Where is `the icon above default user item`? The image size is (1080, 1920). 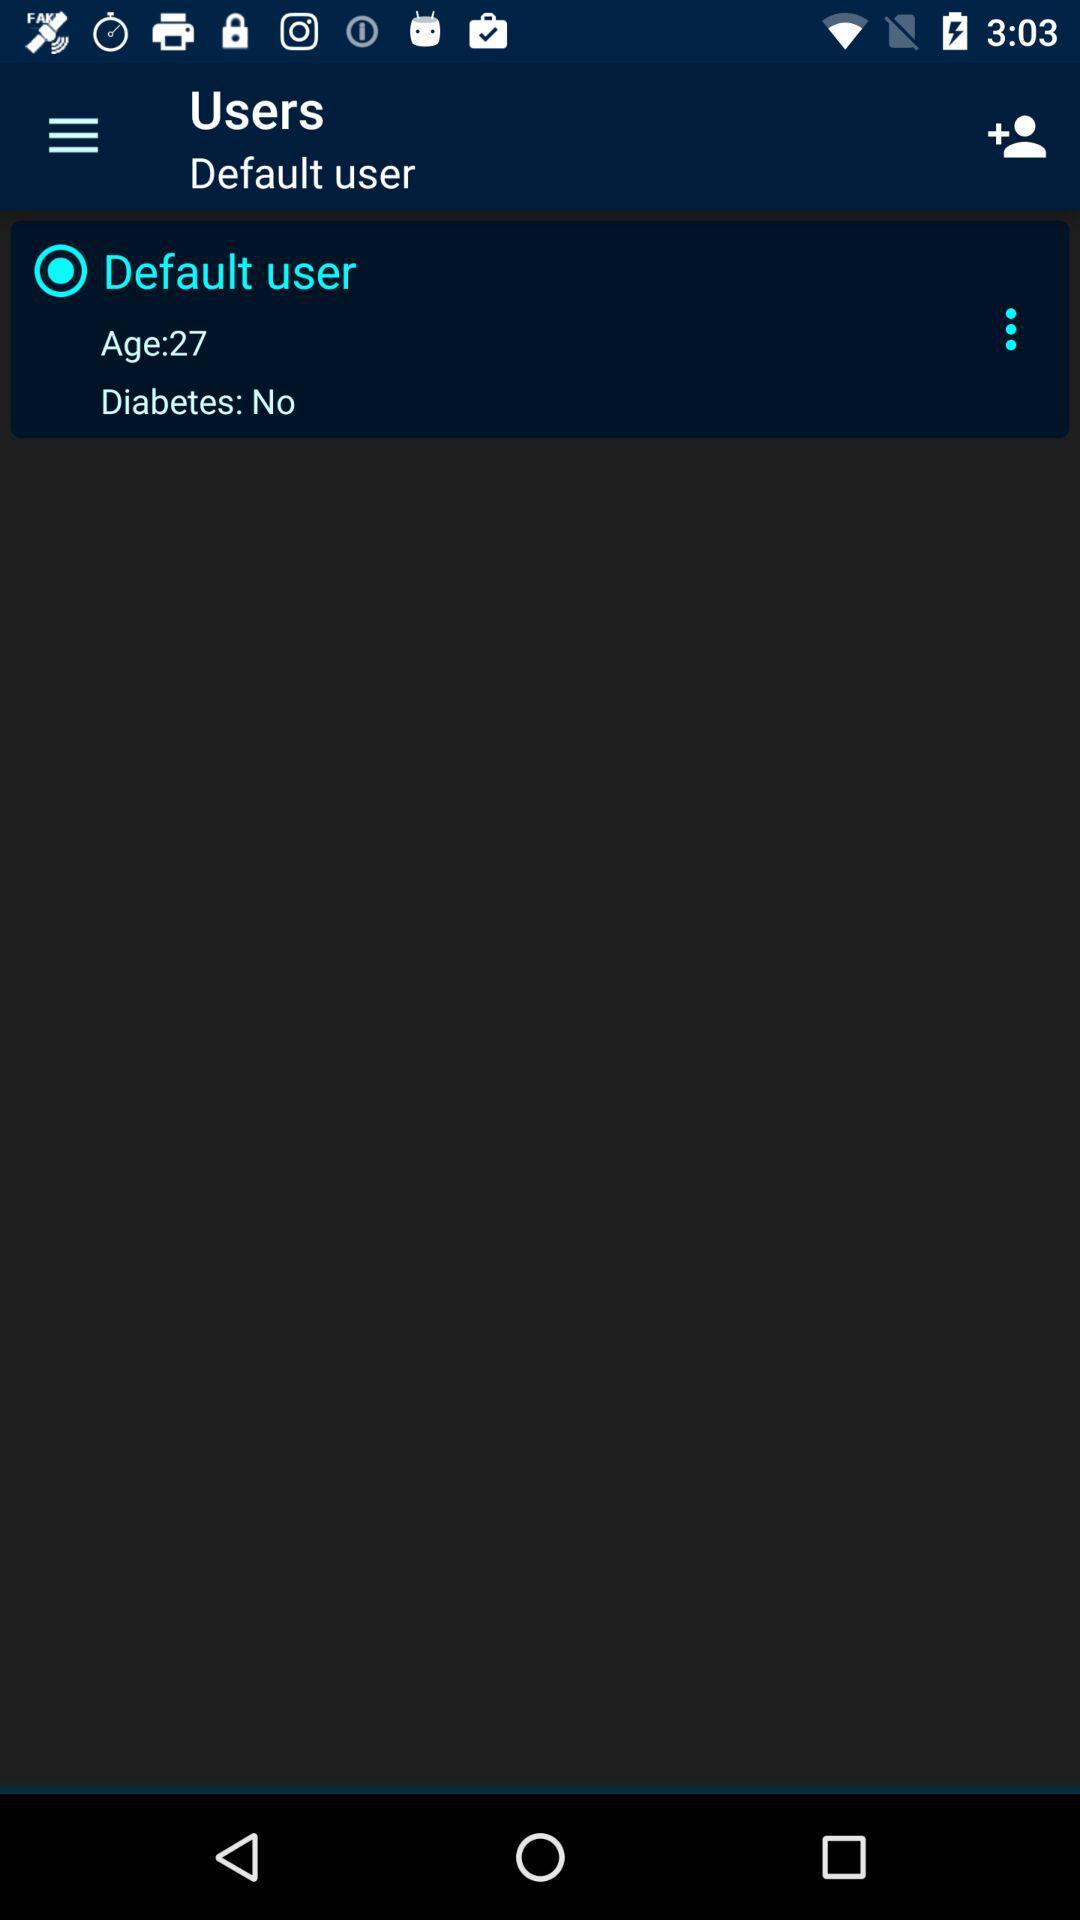 the icon above default user item is located at coordinates (72, 135).